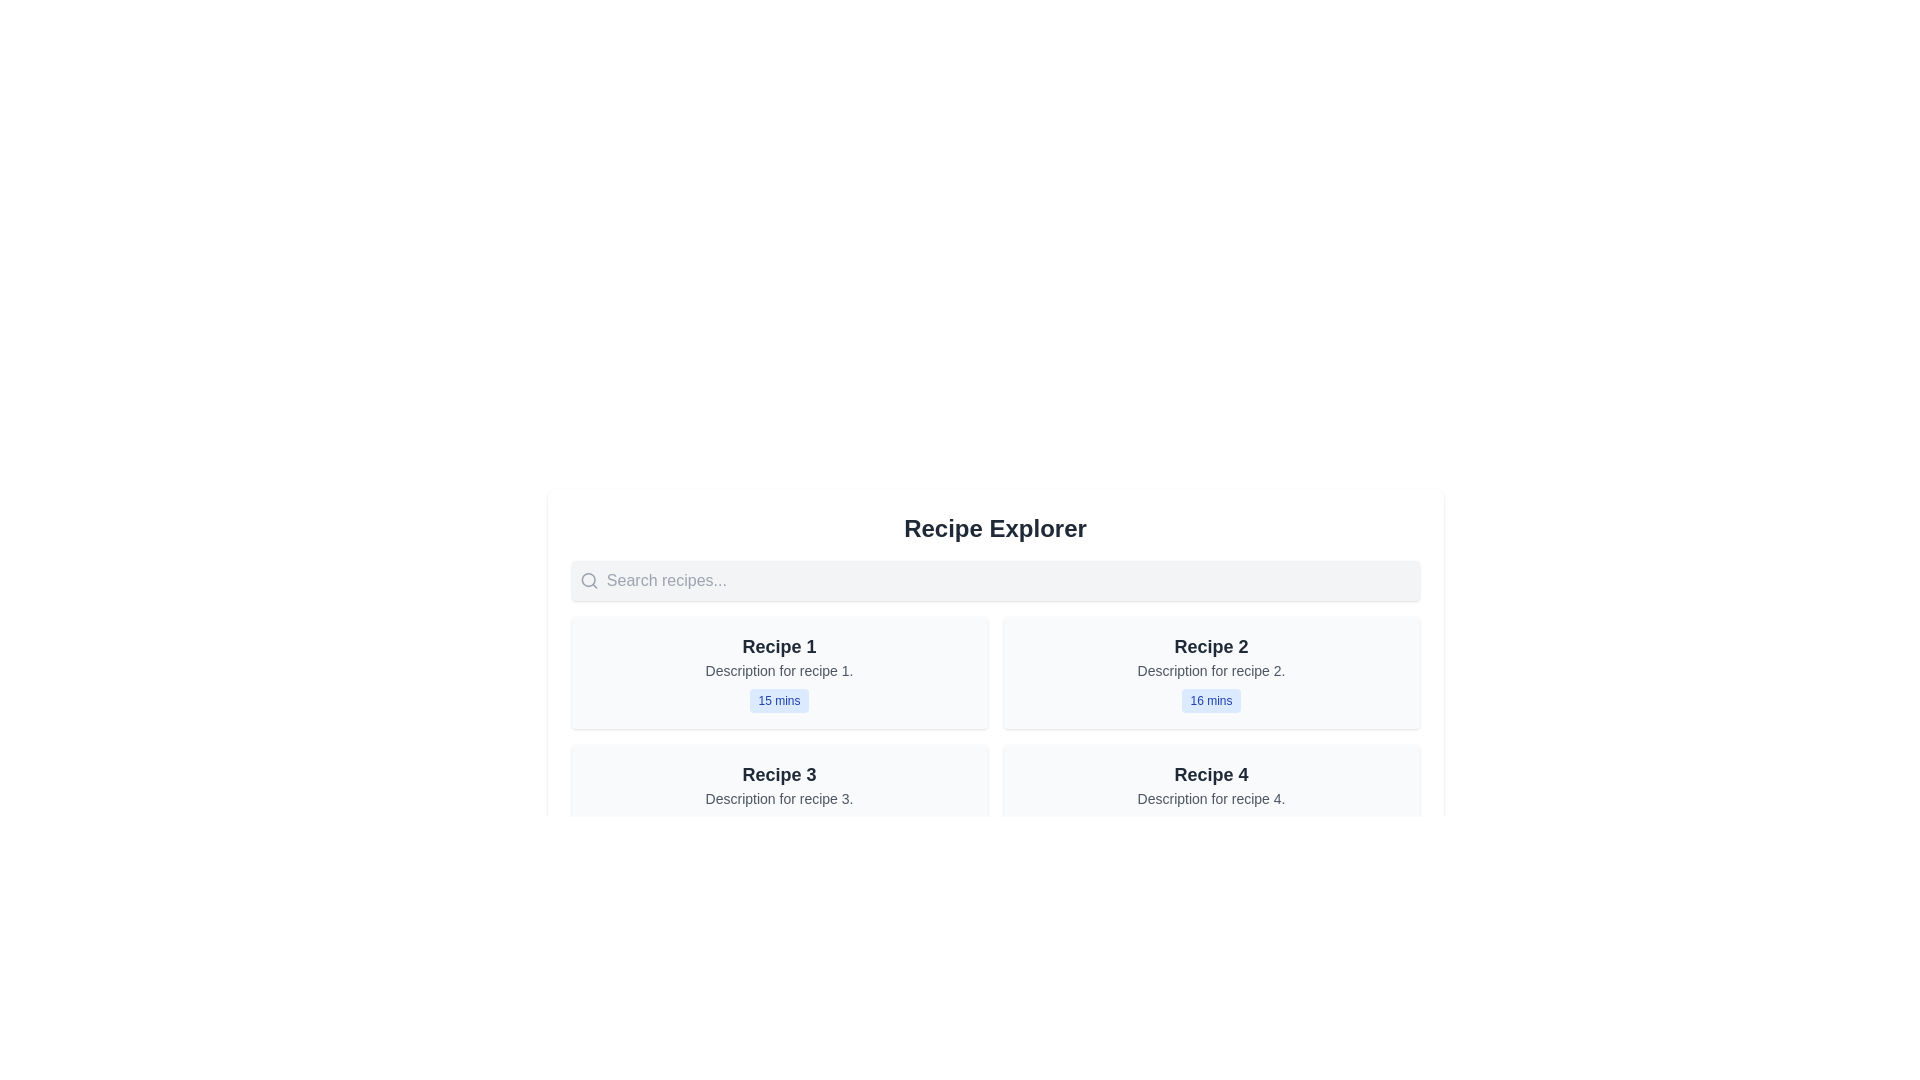 The height and width of the screenshot is (1080, 1920). What do you see at coordinates (1210, 672) in the screenshot?
I see `details about the recipe by reading the information card titled 'Recipe 2', which is a light gray rectangular card with rounded corners located in the top row and right column of the recipe cards layout` at bounding box center [1210, 672].